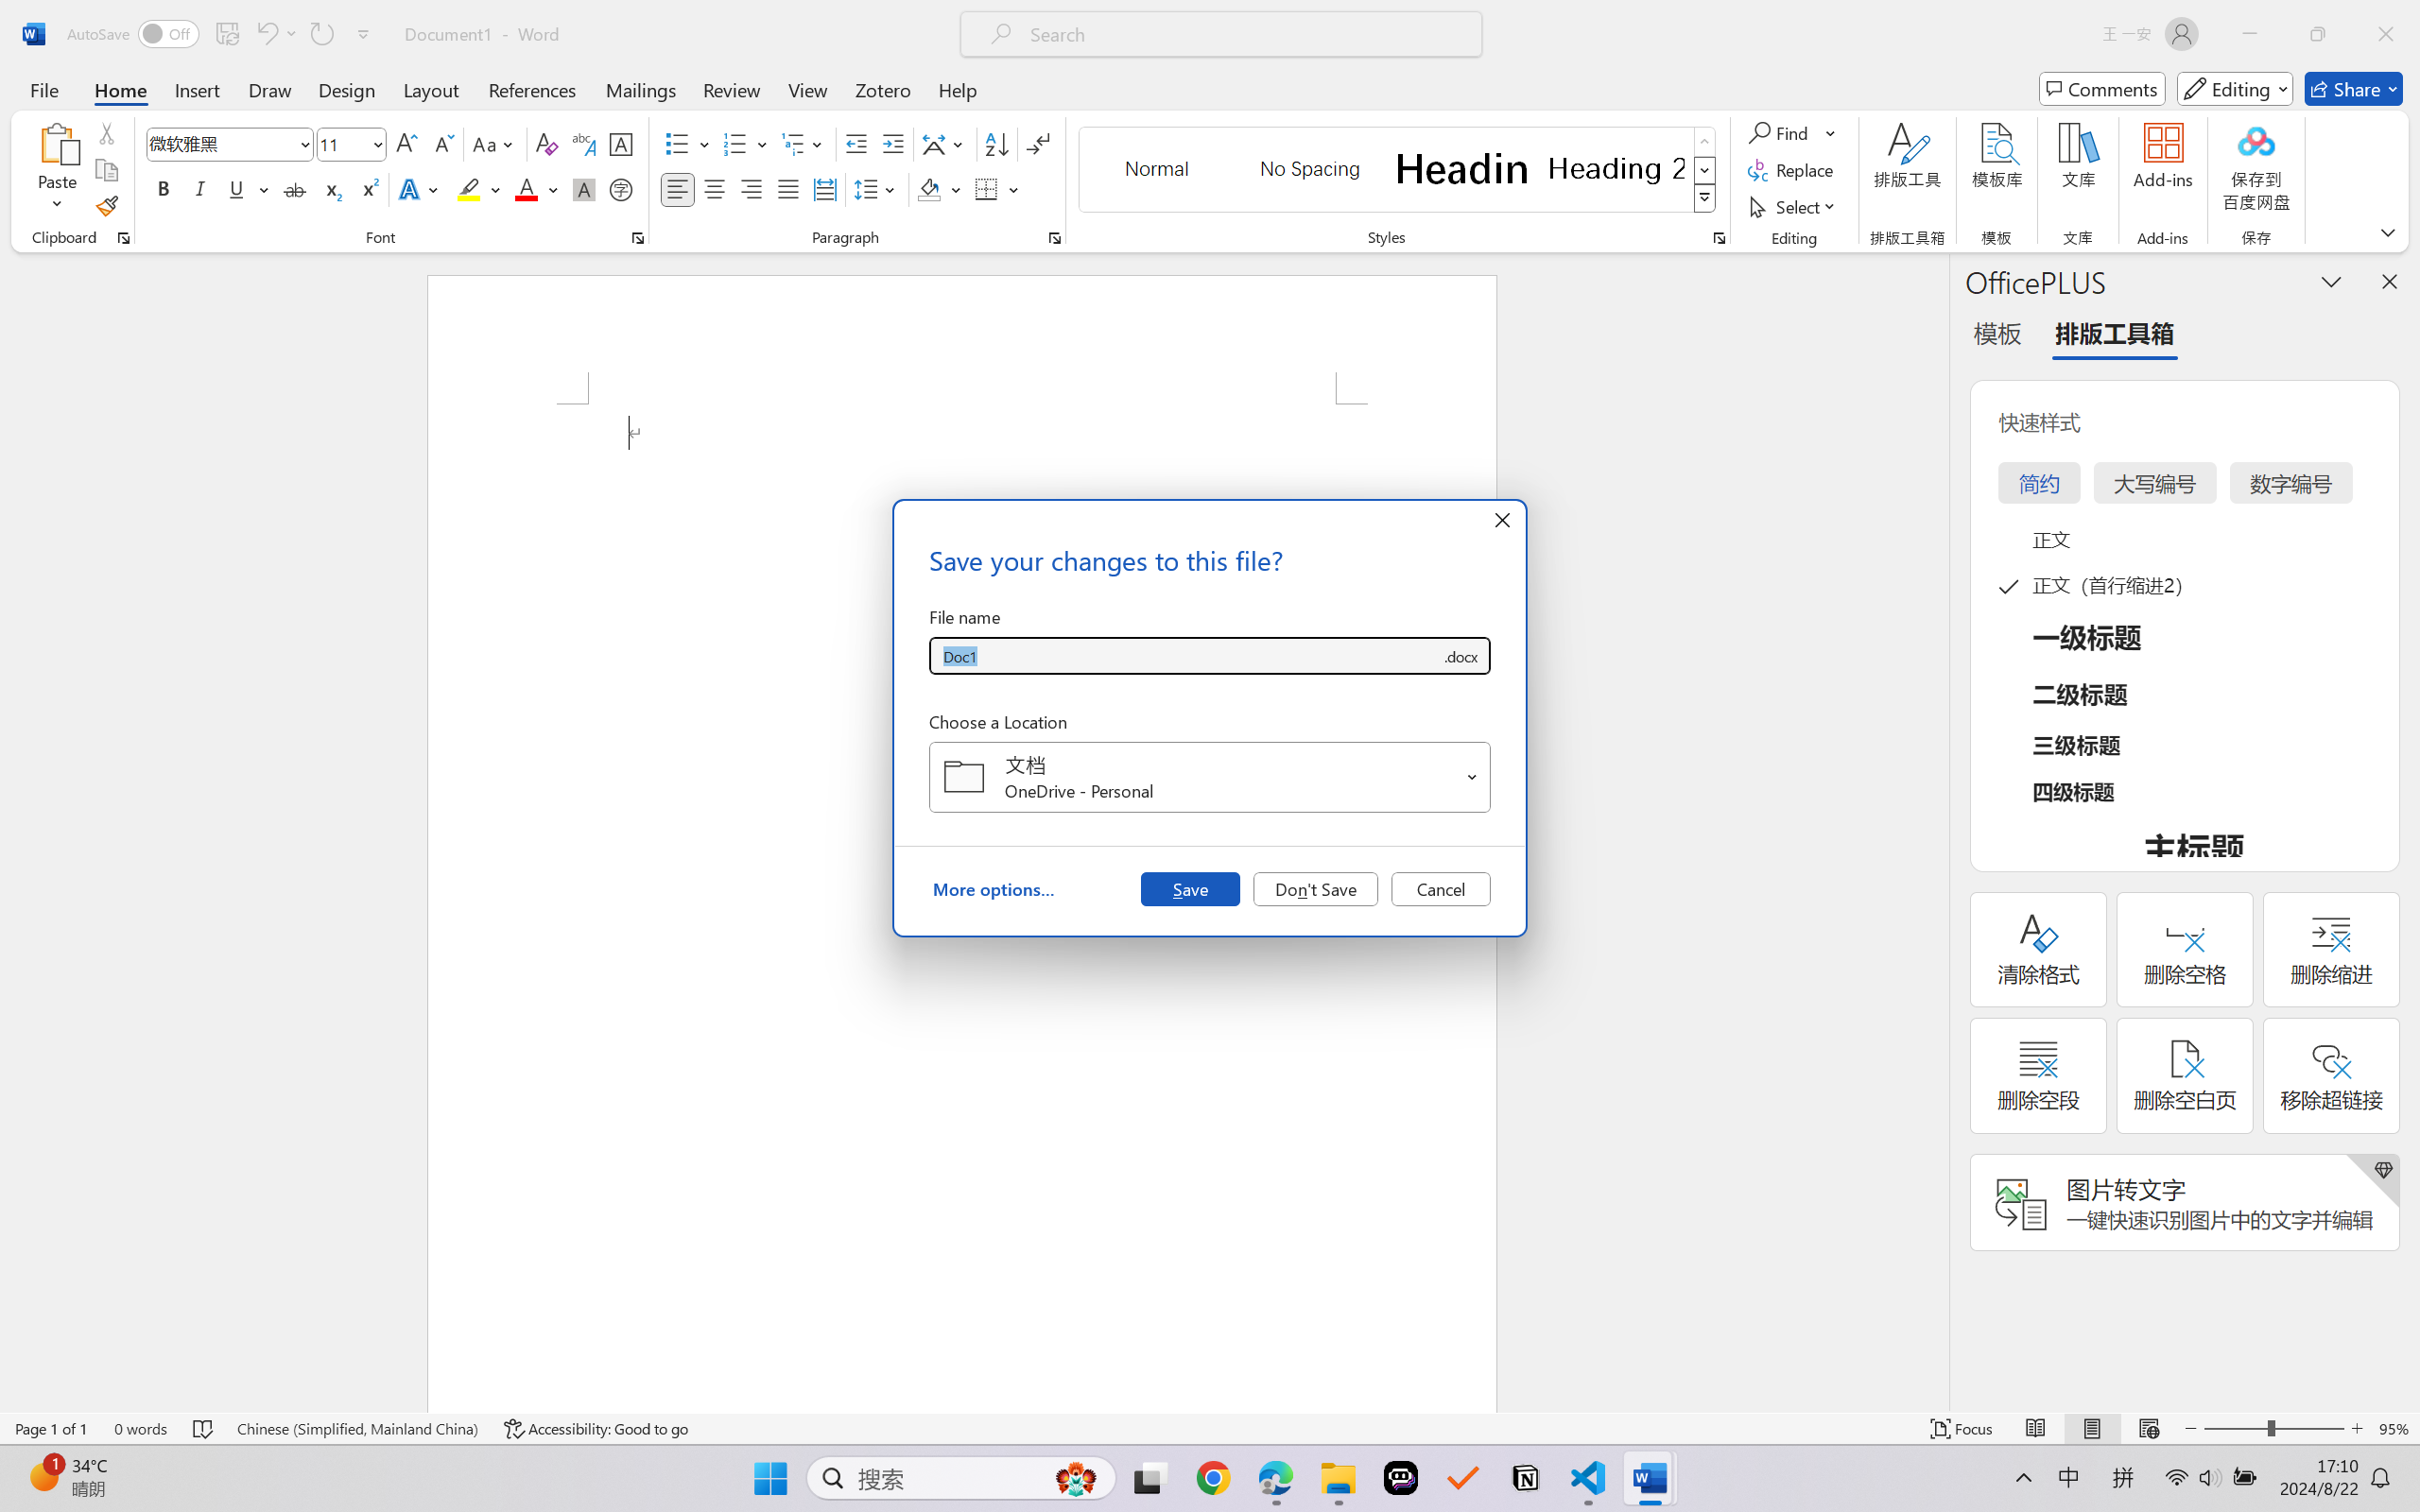 The width and height of the screenshot is (2420, 1512). What do you see at coordinates (1210, 1428) in the screenshot?
I see `'Class: MsoCommandBar'` at bounding box center [1210, 1428].